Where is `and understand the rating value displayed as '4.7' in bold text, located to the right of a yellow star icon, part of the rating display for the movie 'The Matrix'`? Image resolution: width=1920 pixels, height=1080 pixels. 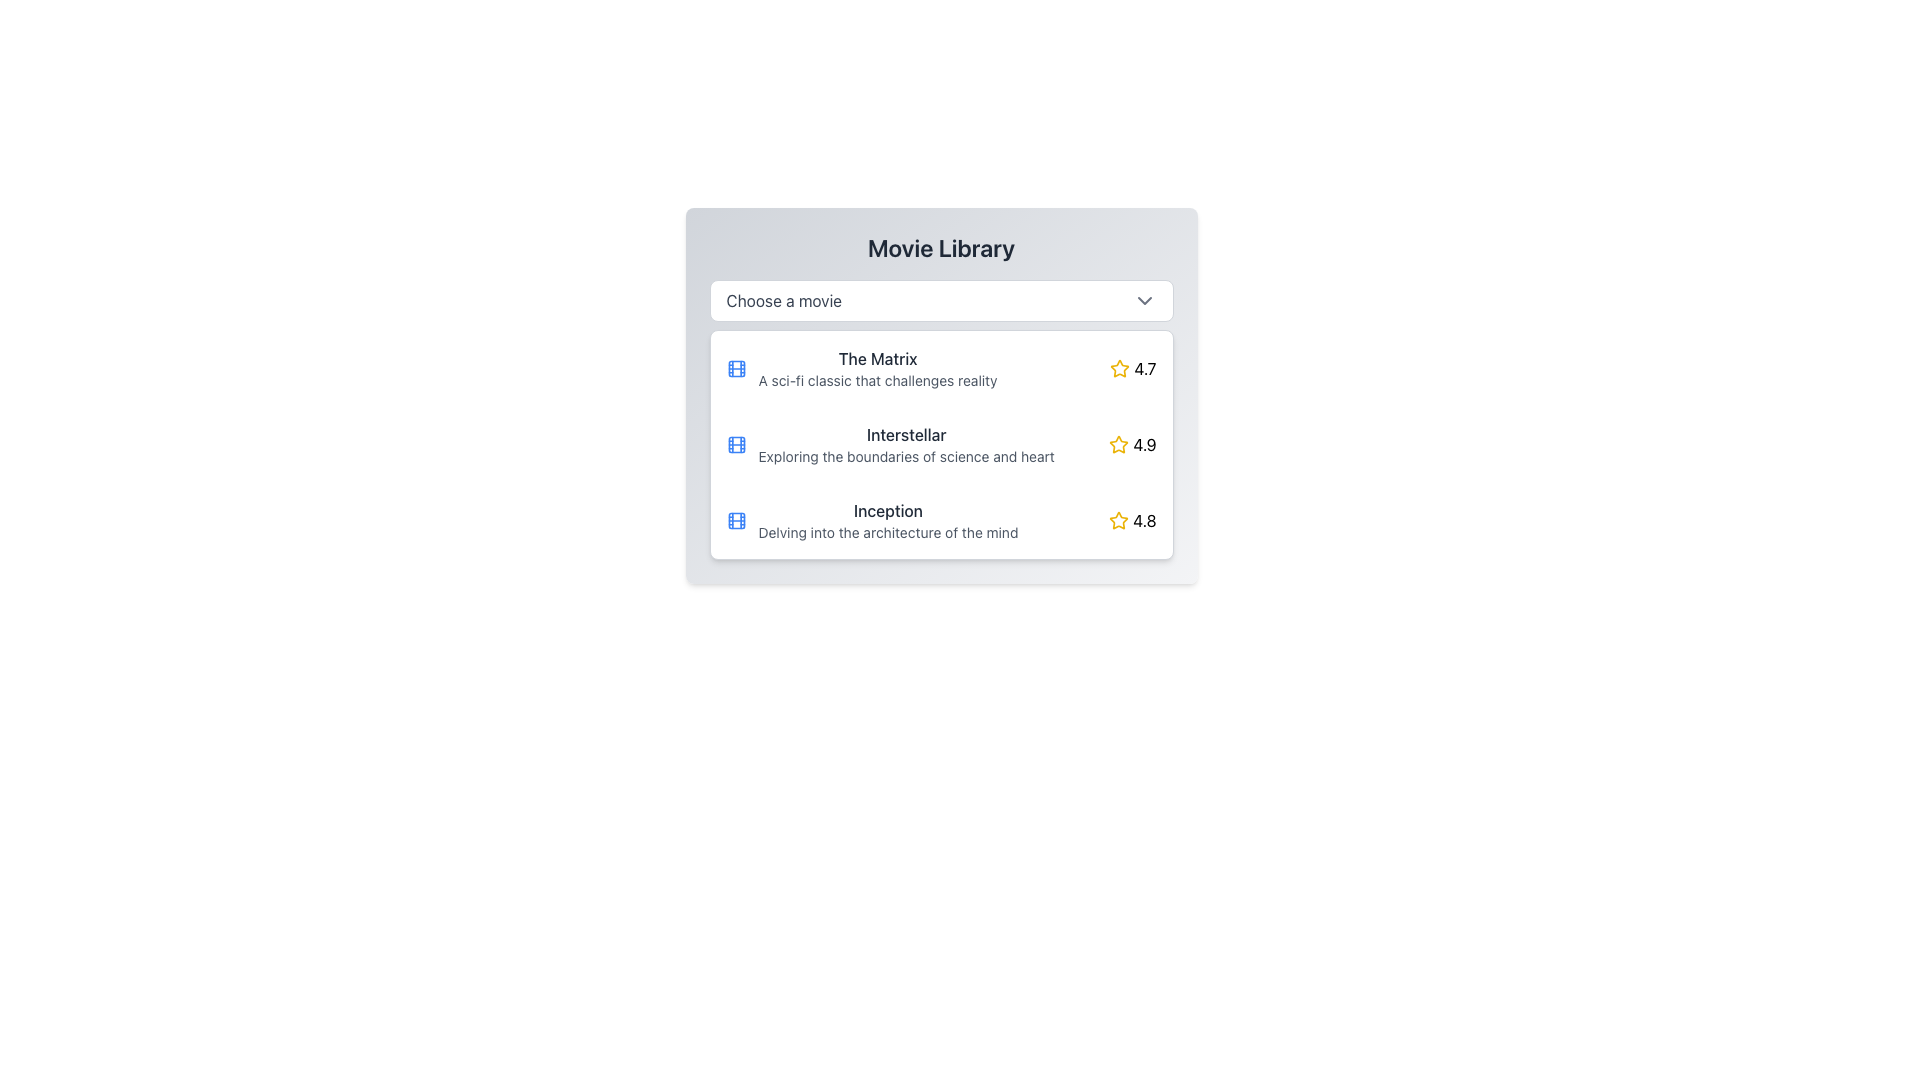 and understand the rating value displayed as '4.7' in bold text, located to the right of a yellow star icon, part of the rating display for the movie 'The Matrix' is located at coordinates (1145, 369).